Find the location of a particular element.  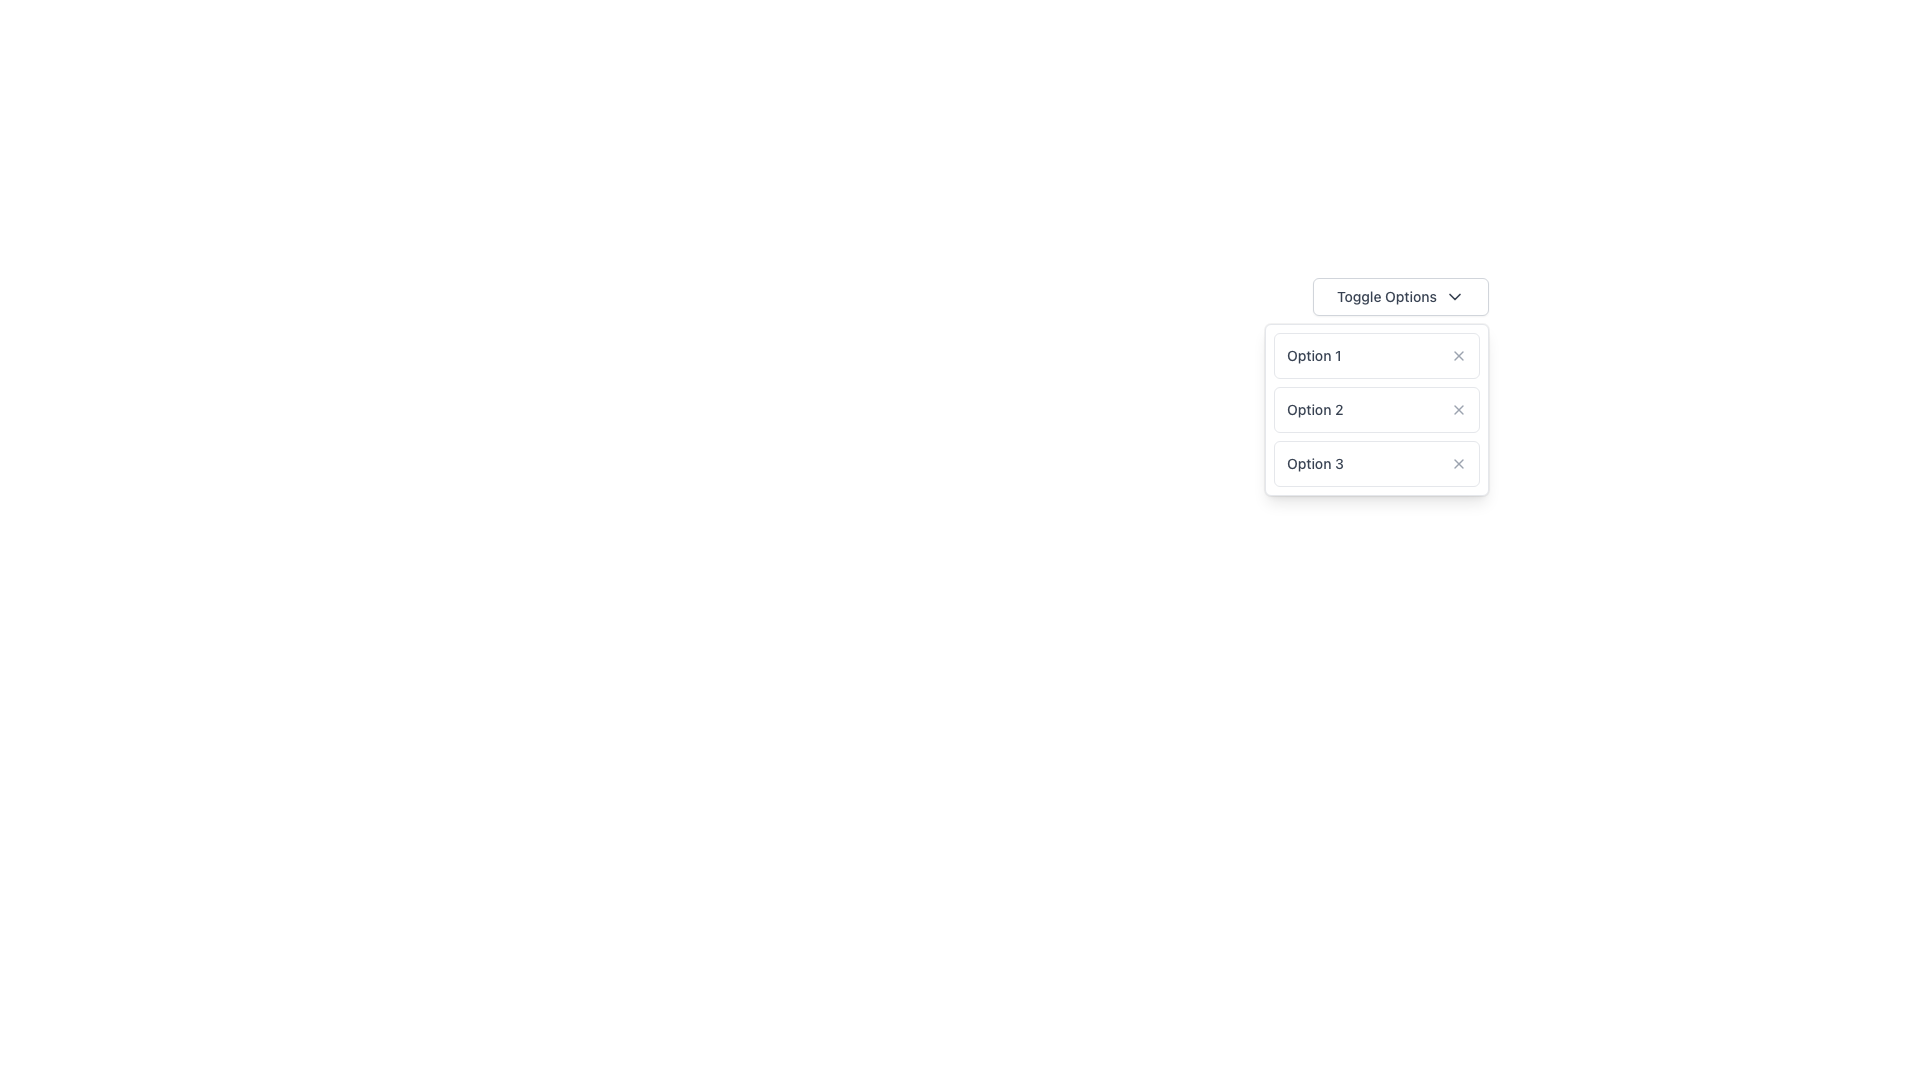

the dropdown menu is located at coordinates (1314, 354).